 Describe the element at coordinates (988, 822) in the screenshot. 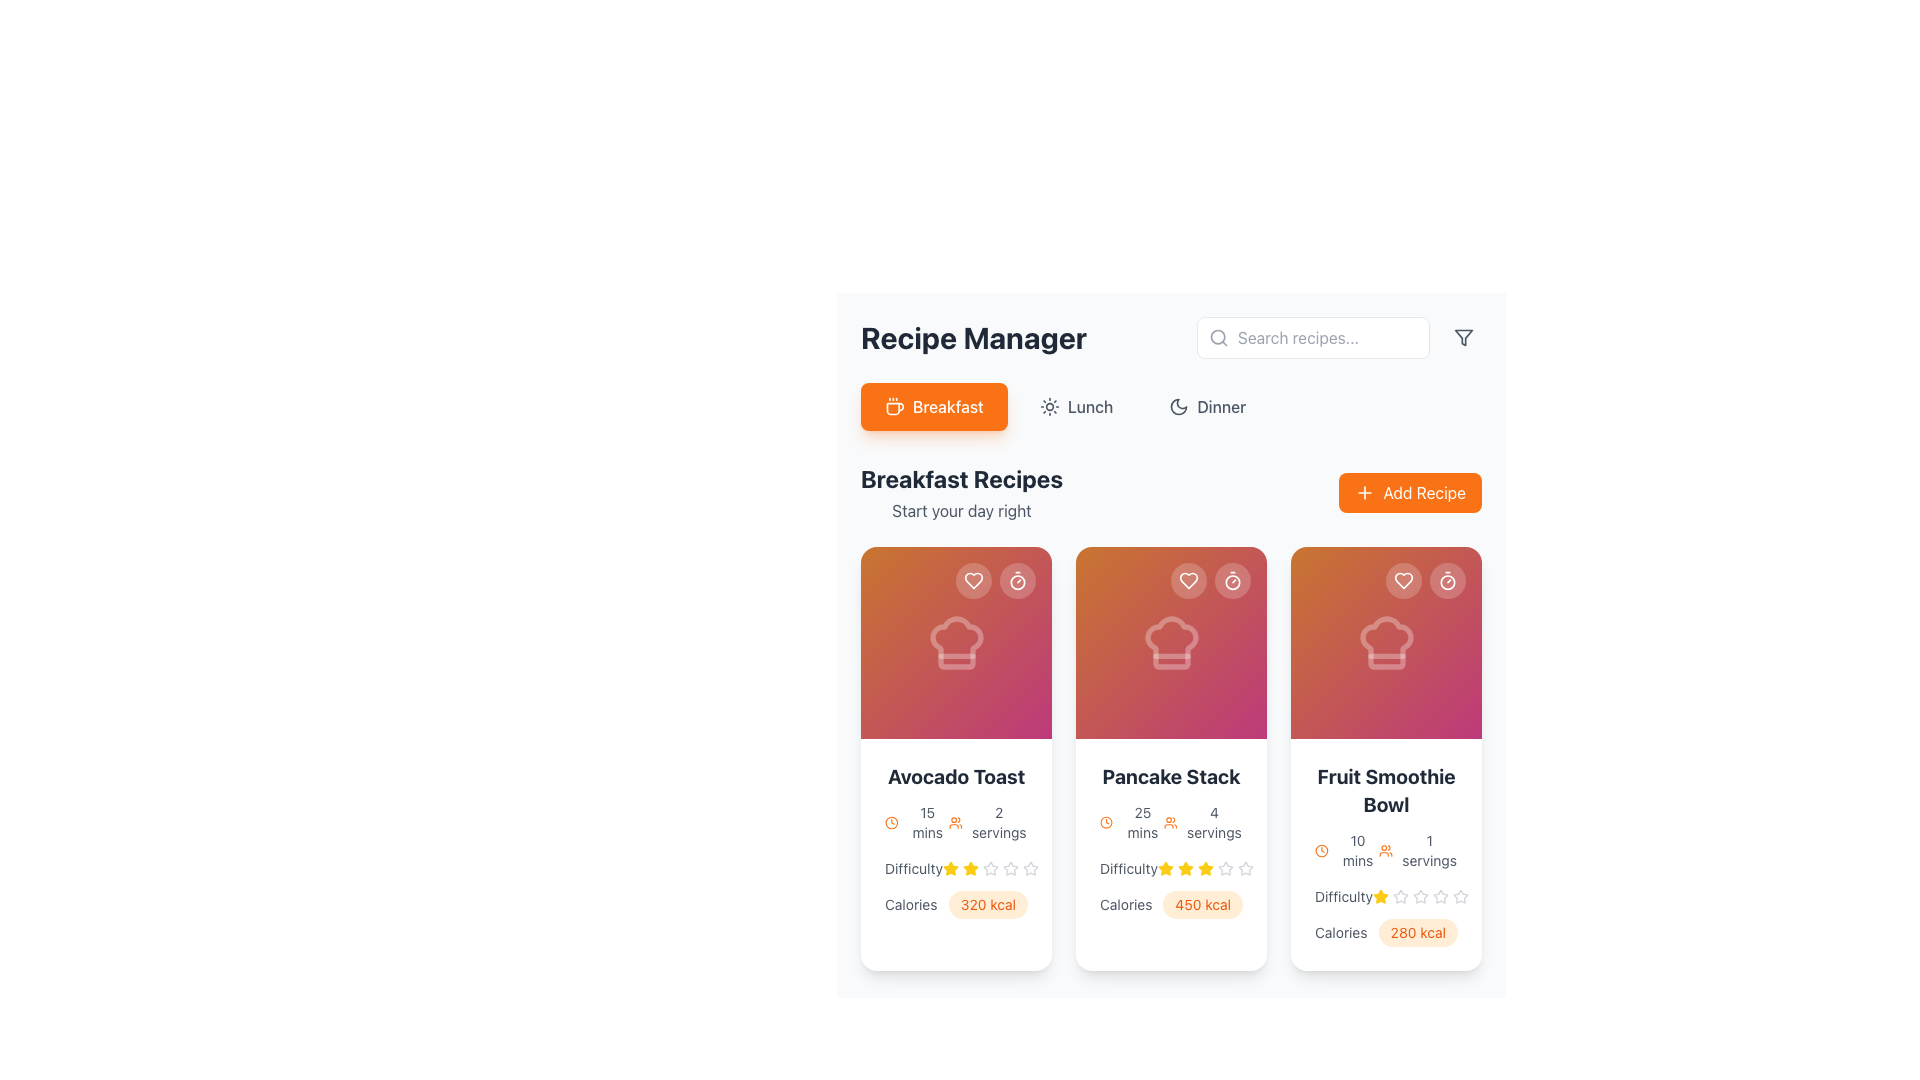

I see `the text and icon pair displaying '2 servings' with an orange outlined user icon, located in the Breakfast Recipes section of the Avocado Toast card` at that location.